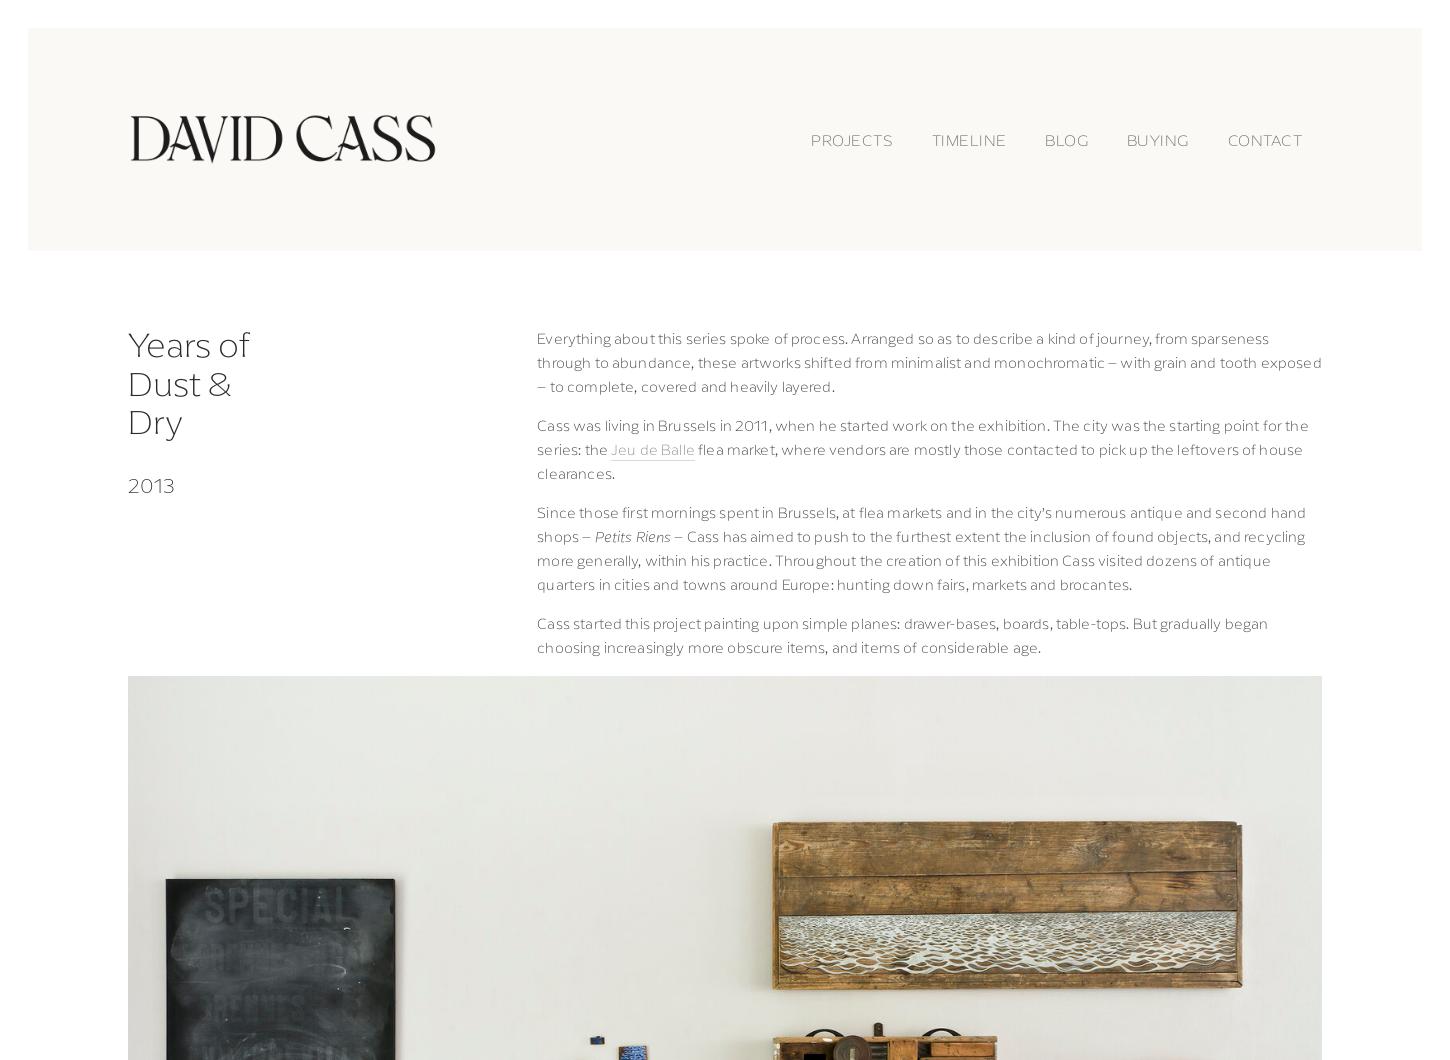 This screenshot has height=1060, width=1450. I want to click on 'Contact', so click(1226, 137).